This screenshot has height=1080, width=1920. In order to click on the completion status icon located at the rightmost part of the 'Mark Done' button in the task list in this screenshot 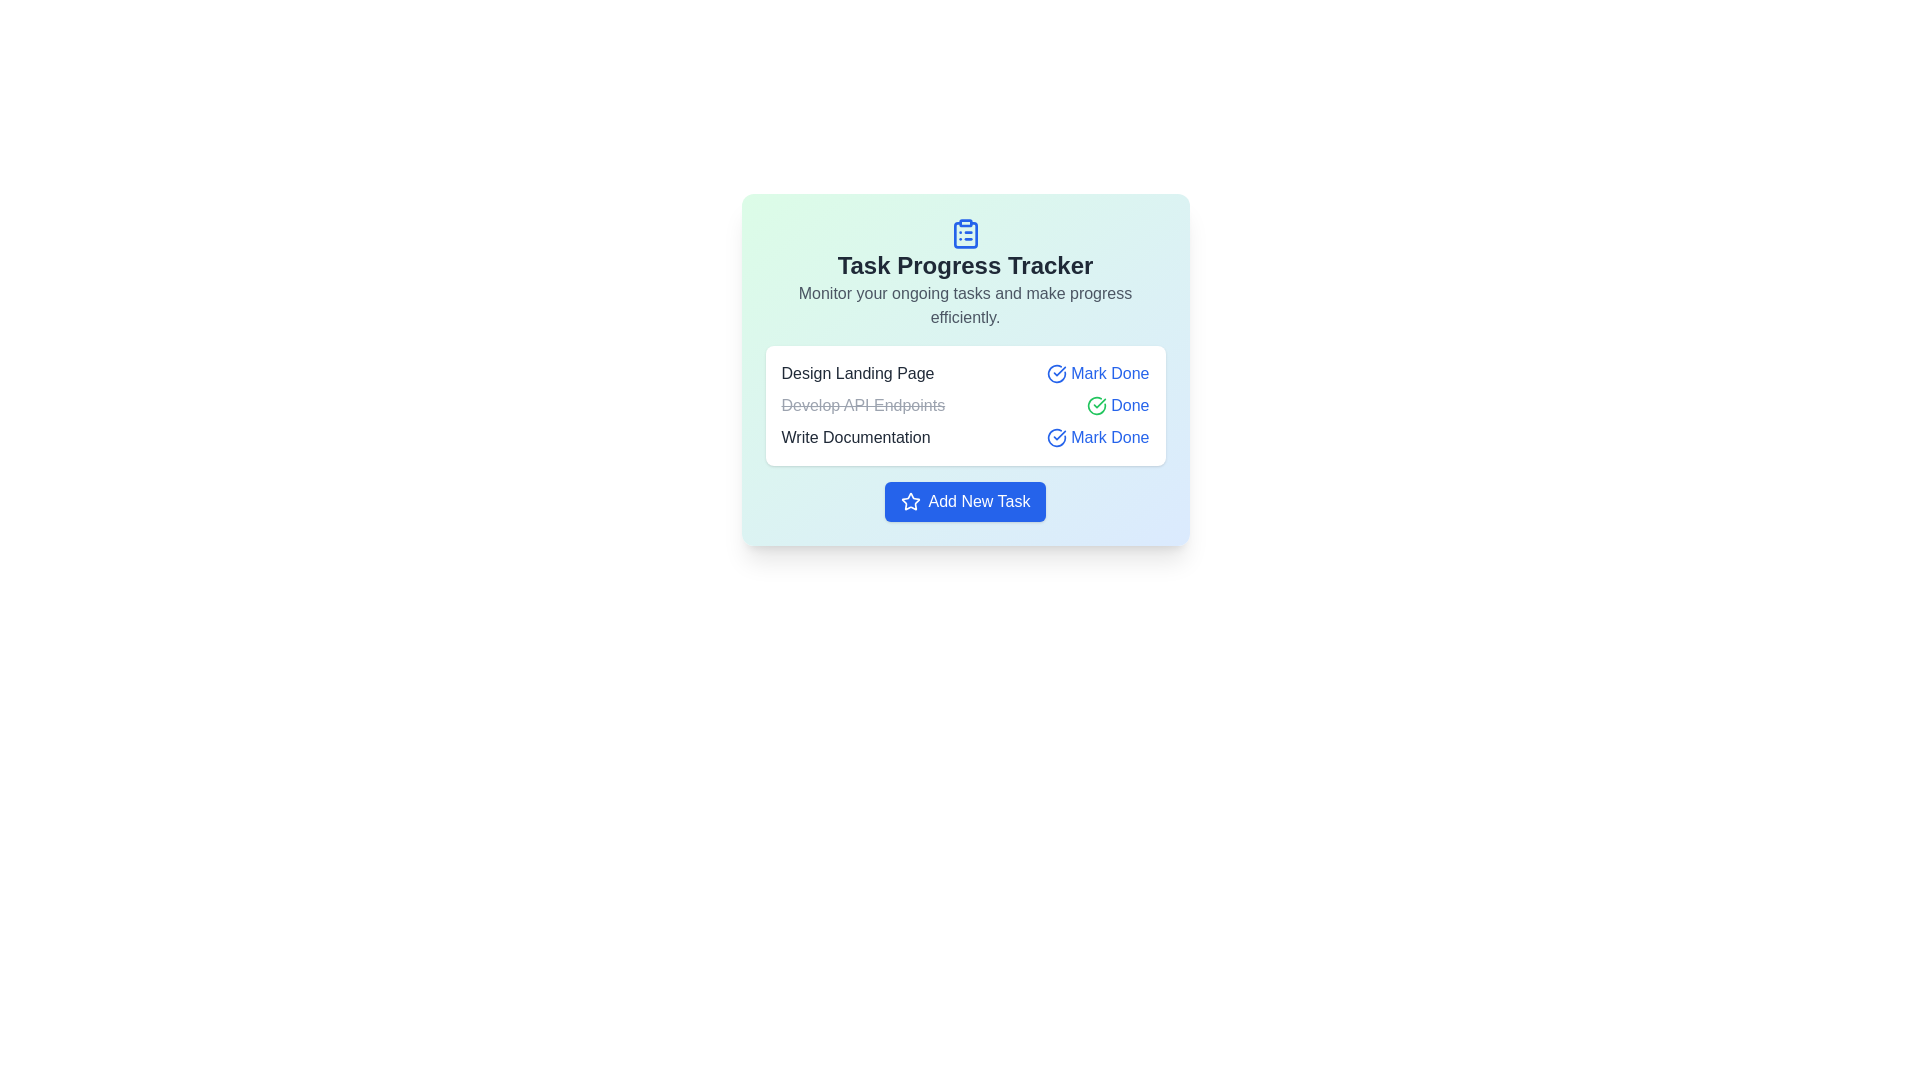, I will do `click(1056, 374)`.